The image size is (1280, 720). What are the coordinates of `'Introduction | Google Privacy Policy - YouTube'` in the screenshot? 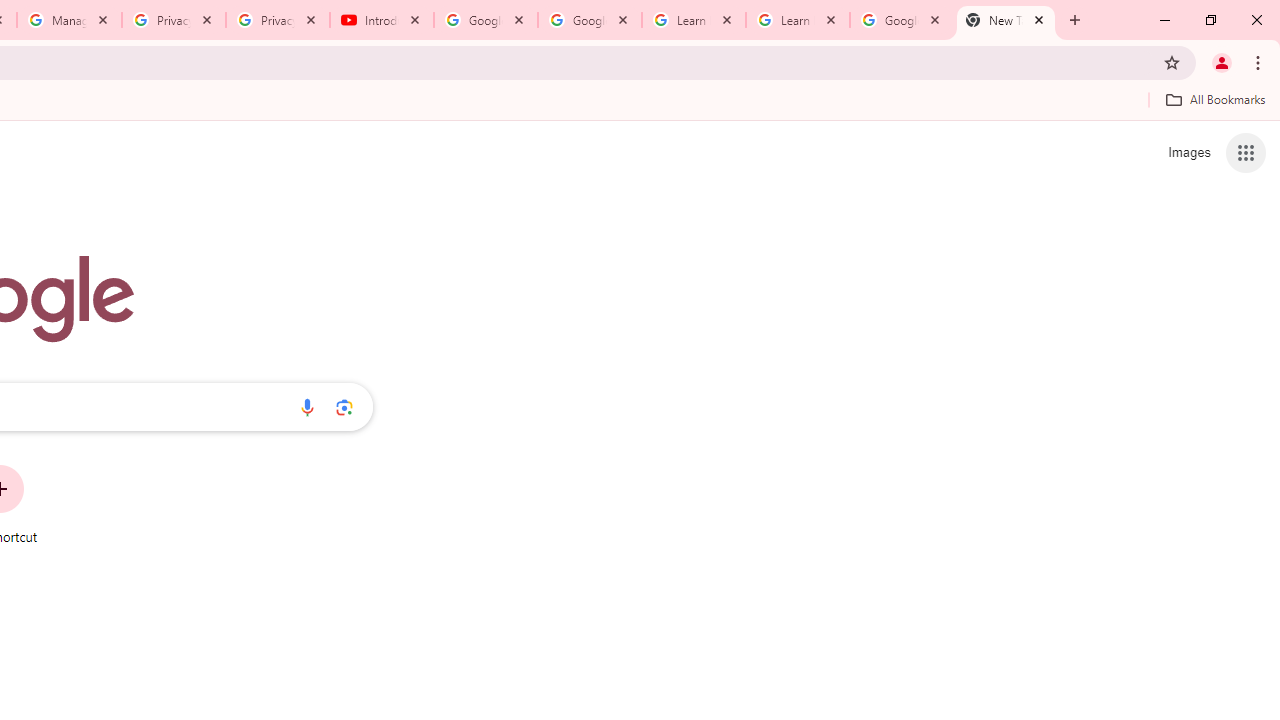 It's located at (382, 20).